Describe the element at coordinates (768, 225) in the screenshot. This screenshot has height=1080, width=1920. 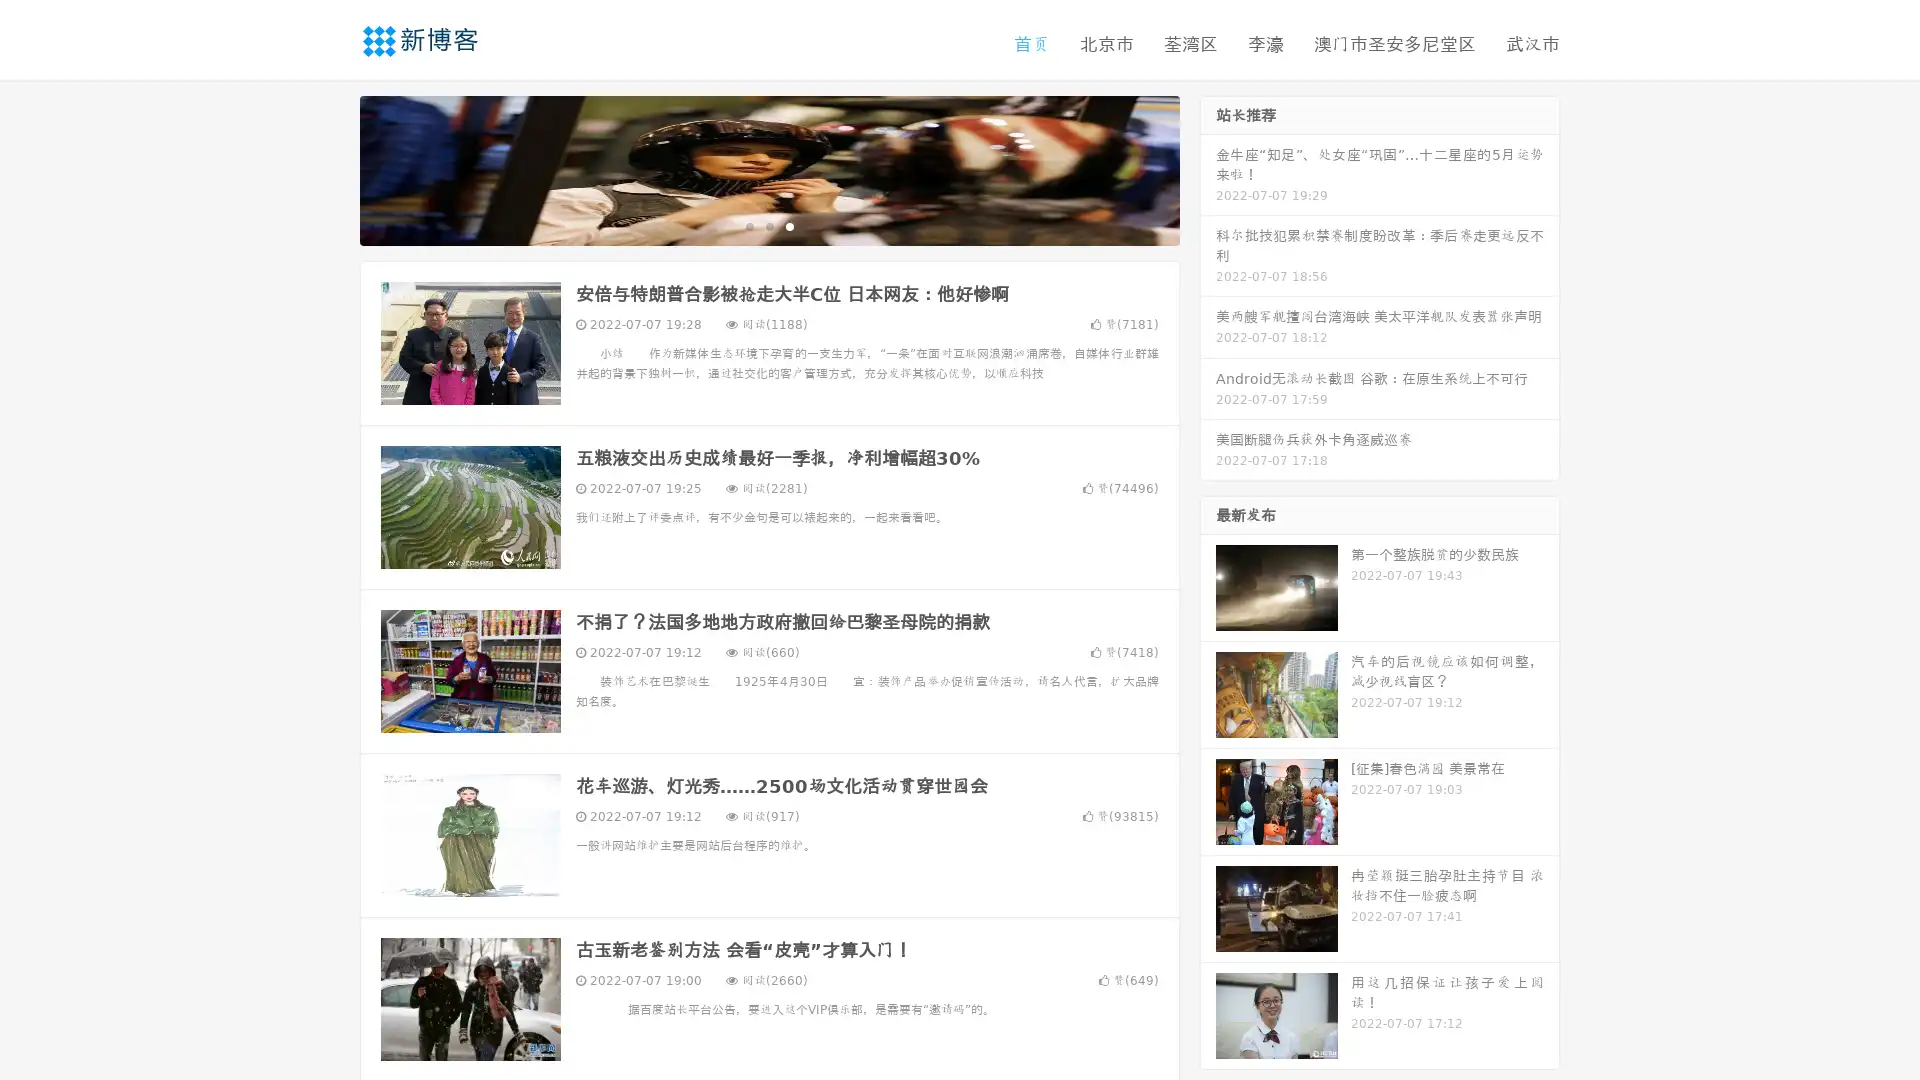
I see `Go to slide 2` at that location.